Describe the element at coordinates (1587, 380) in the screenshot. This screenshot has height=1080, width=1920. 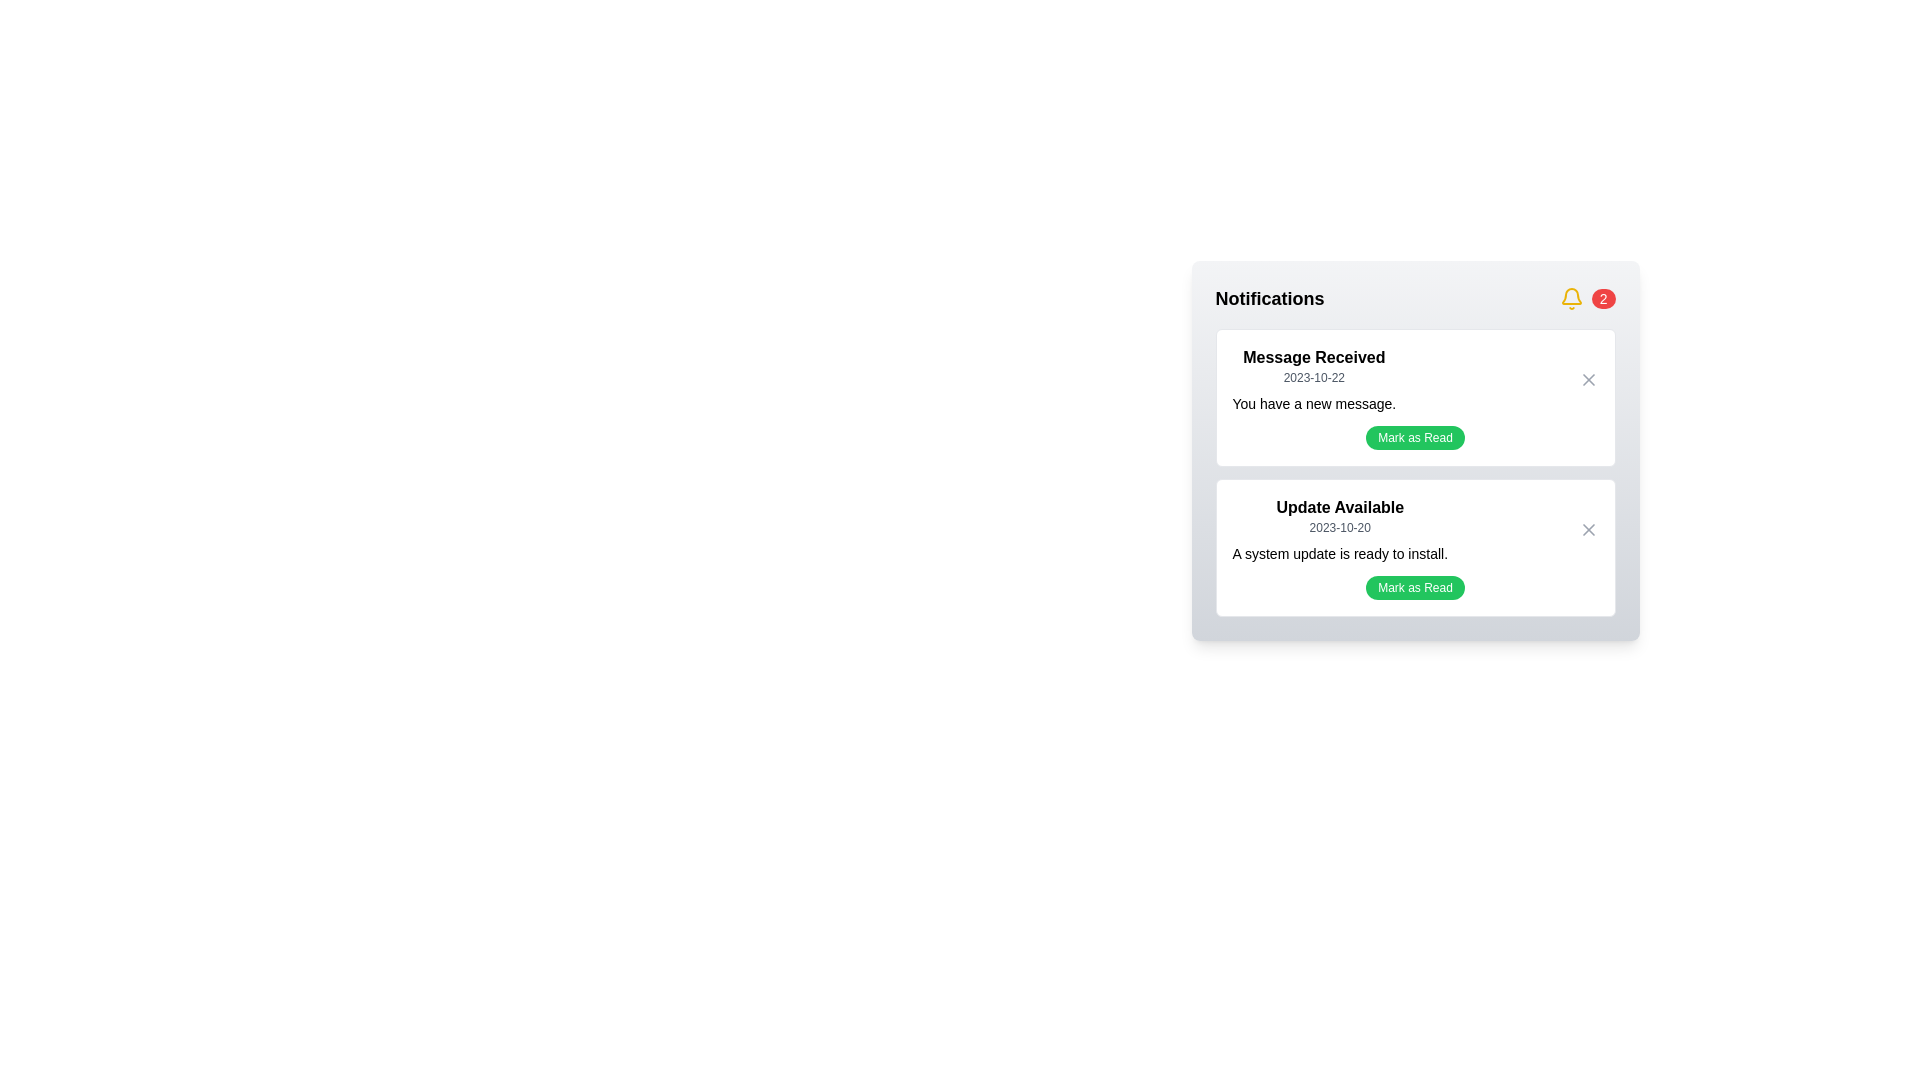
I see `the 'X' Close Icon located at the top-right corner of the notification card` at that location.